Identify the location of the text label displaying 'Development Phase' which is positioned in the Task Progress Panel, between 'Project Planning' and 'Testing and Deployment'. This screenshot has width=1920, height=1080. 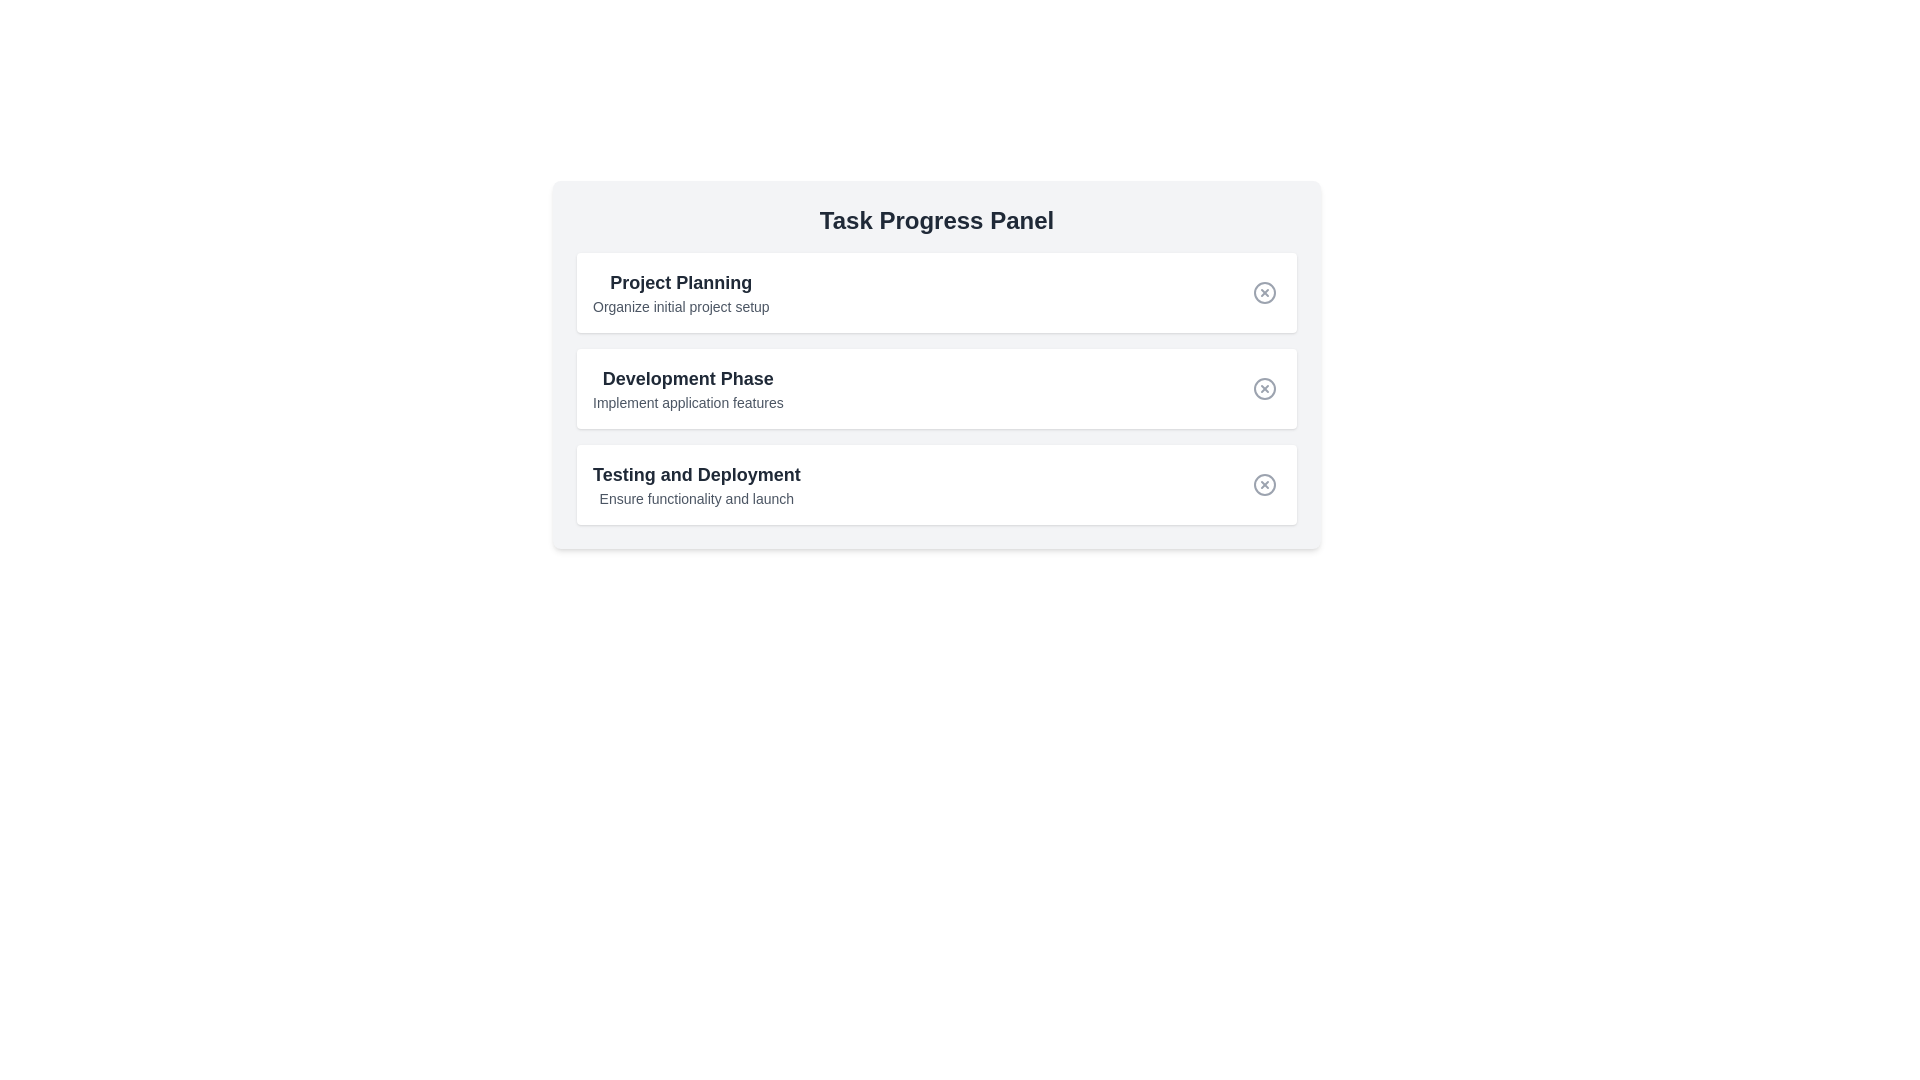
(688, 378).